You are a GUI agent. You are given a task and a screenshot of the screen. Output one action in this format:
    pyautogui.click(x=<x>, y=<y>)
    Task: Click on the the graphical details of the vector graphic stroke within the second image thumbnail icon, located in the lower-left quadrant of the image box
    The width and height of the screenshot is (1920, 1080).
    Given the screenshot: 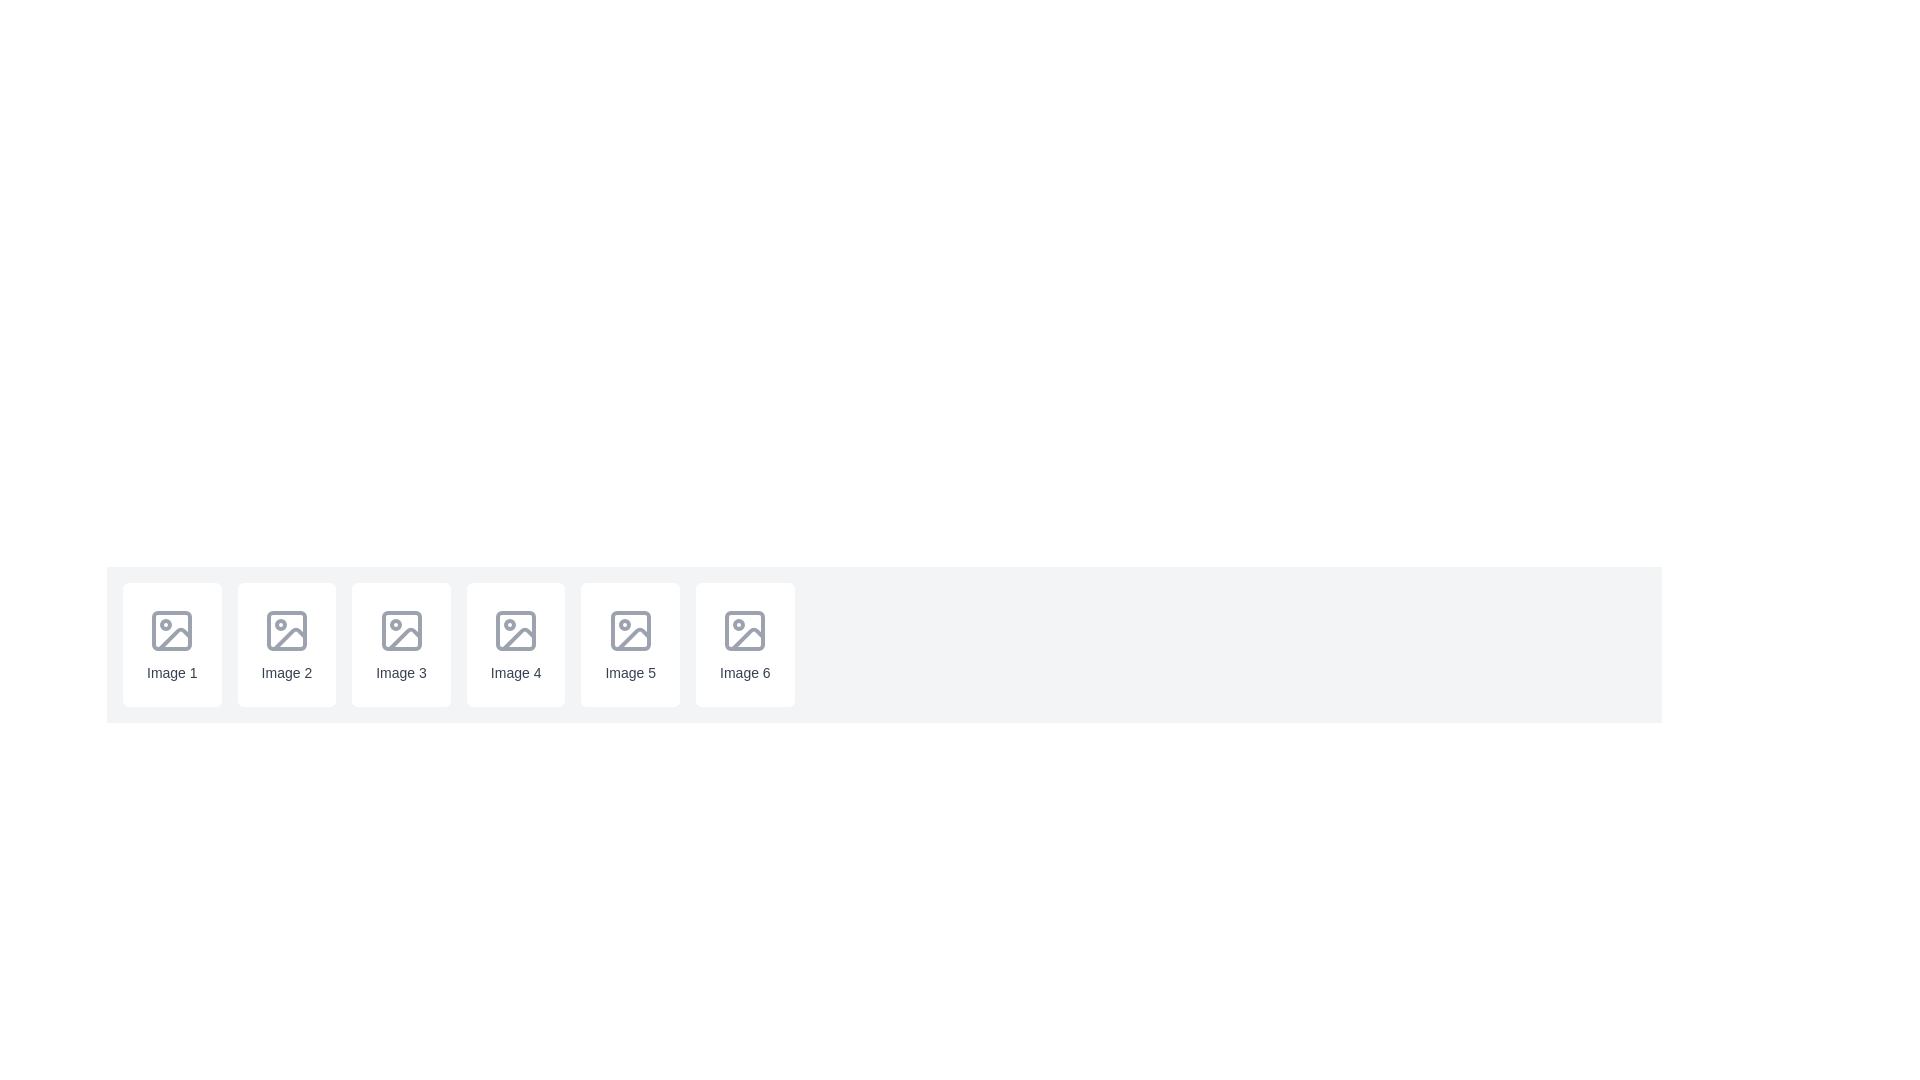 What is the action you would take?
    pyautogui.click(x=288, y=639)
    